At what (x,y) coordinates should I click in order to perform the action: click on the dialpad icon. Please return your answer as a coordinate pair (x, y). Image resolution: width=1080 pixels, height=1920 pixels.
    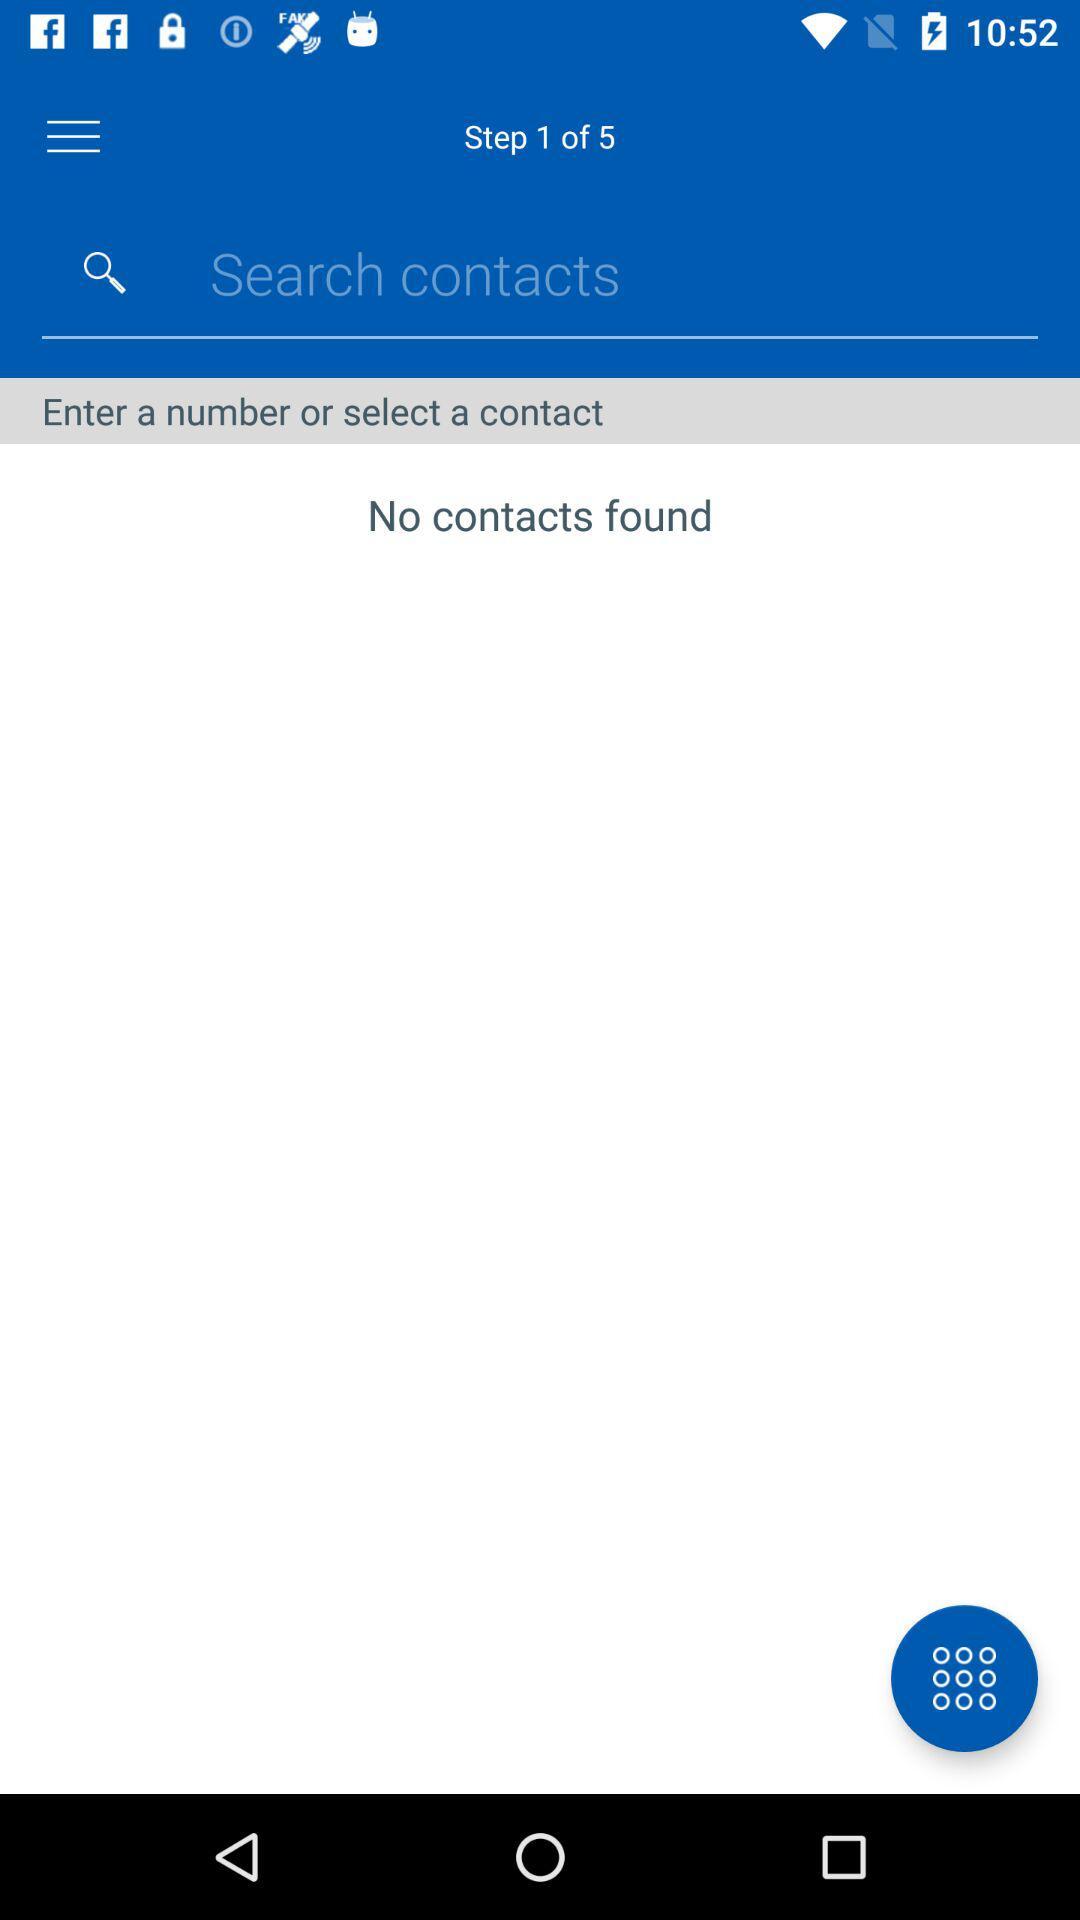
    Looking at the image, I should click on (963, 1678).